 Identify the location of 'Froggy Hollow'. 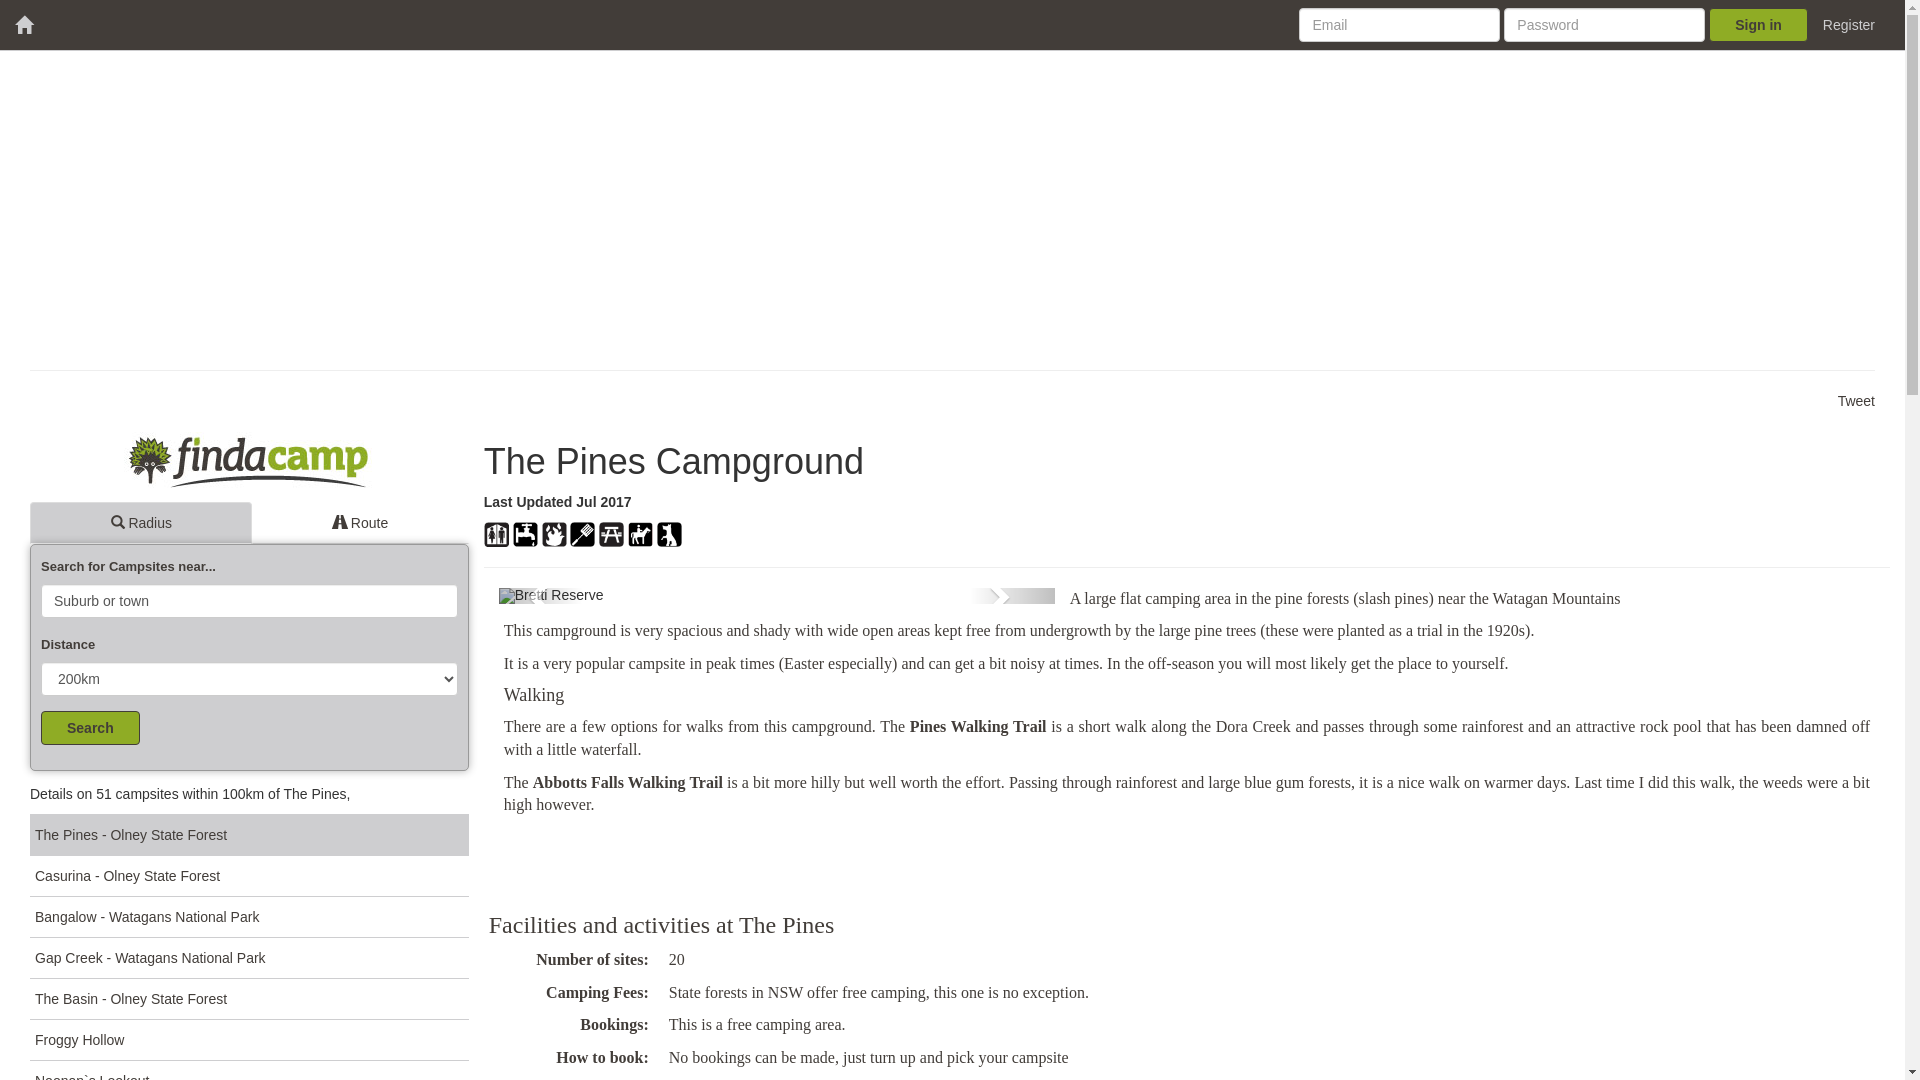
(248, 1038).